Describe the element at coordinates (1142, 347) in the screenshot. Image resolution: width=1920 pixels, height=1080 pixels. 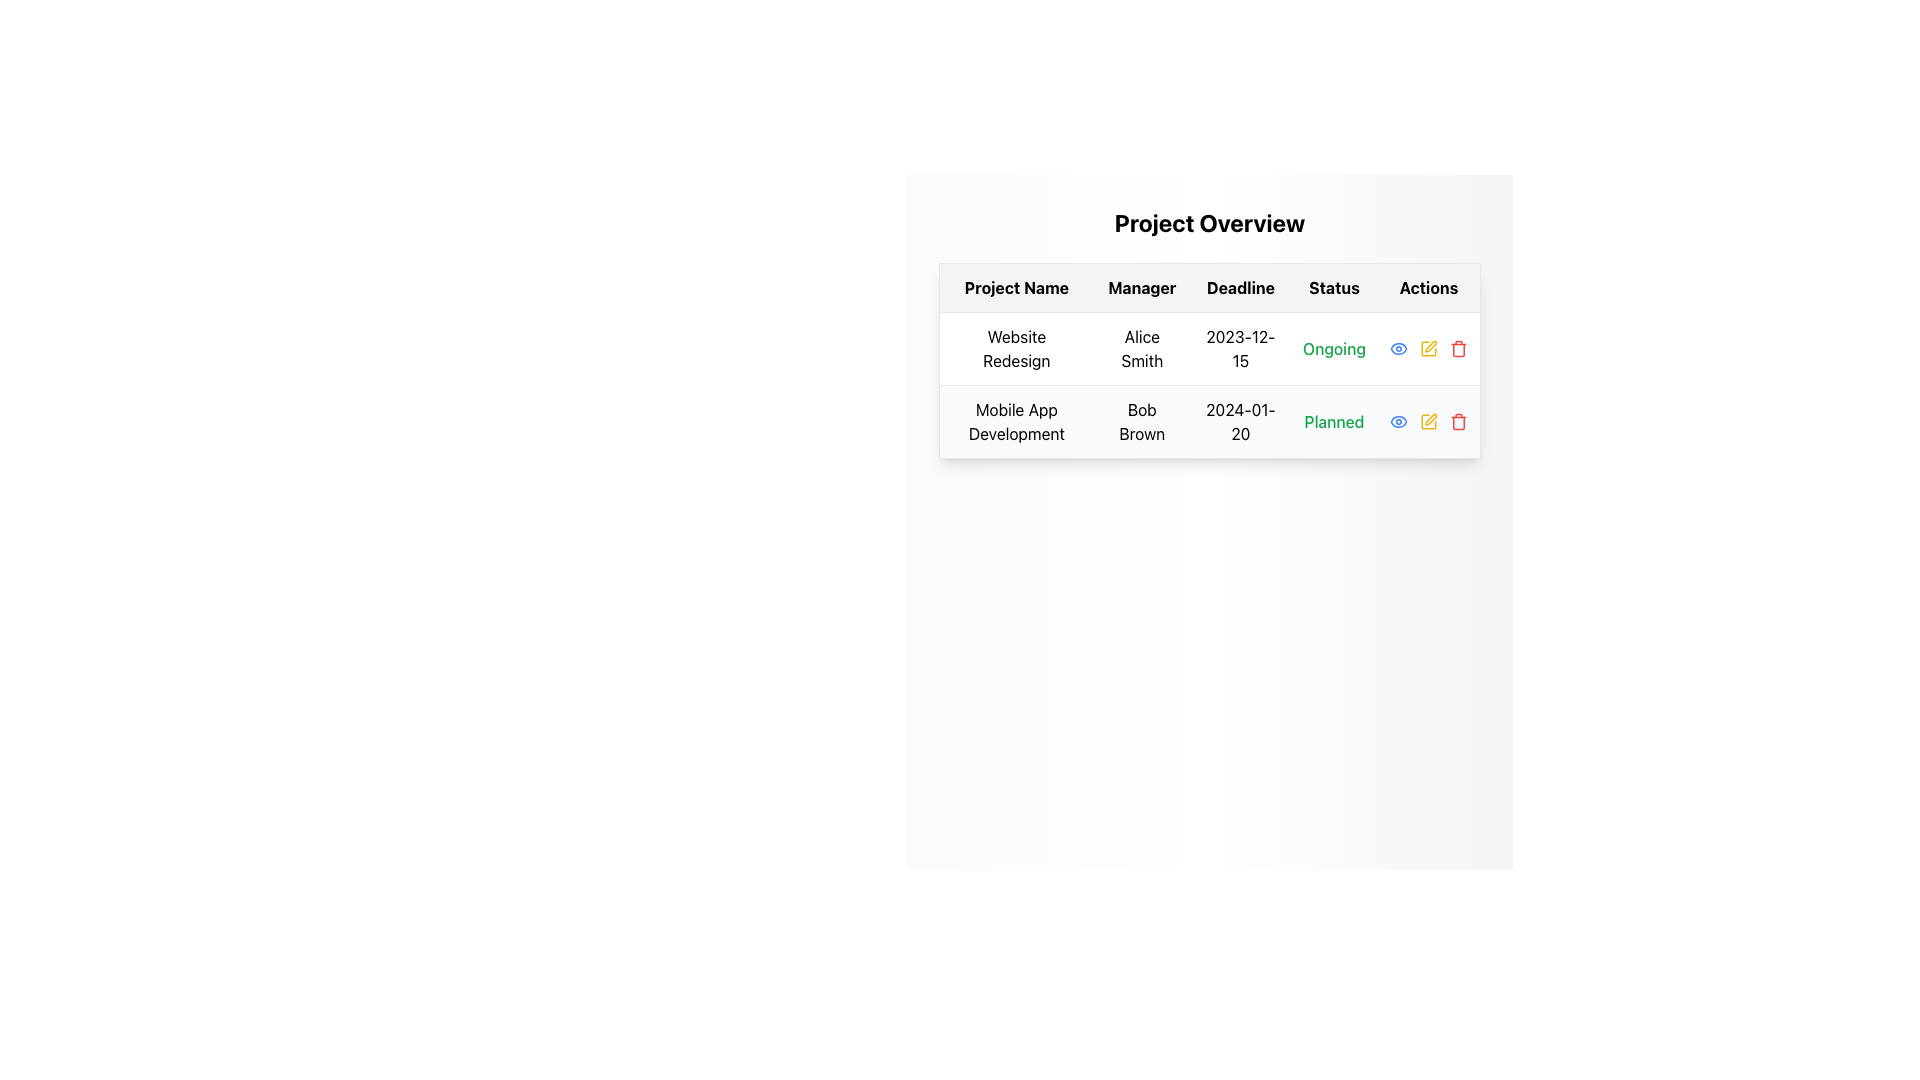
I see `the text label 'Alice Smith' in the Manager section of the table` at that location.